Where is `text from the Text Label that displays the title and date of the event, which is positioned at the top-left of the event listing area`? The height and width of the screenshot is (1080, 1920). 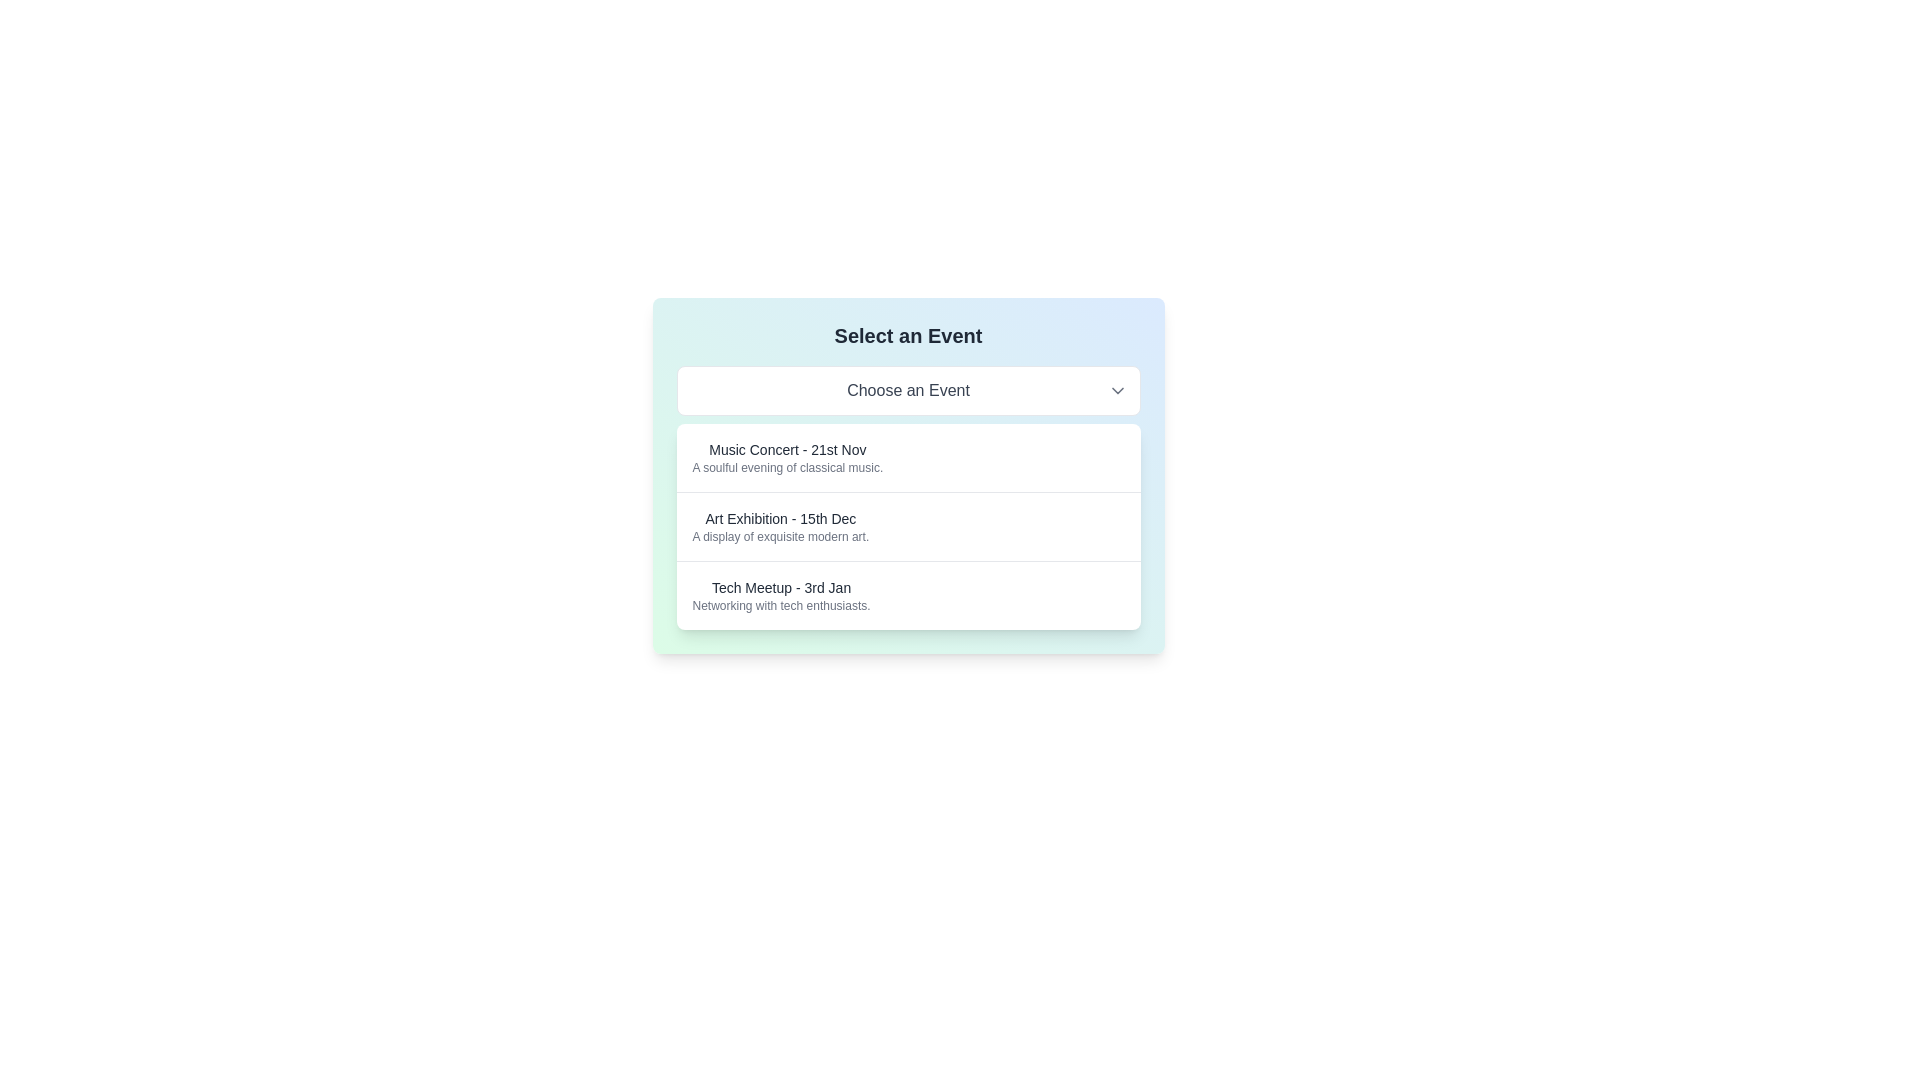 text from the Text Label that displays the title and date of the event, which is positioned at the top-left of the event listing area is located at coordinates (786, 450).